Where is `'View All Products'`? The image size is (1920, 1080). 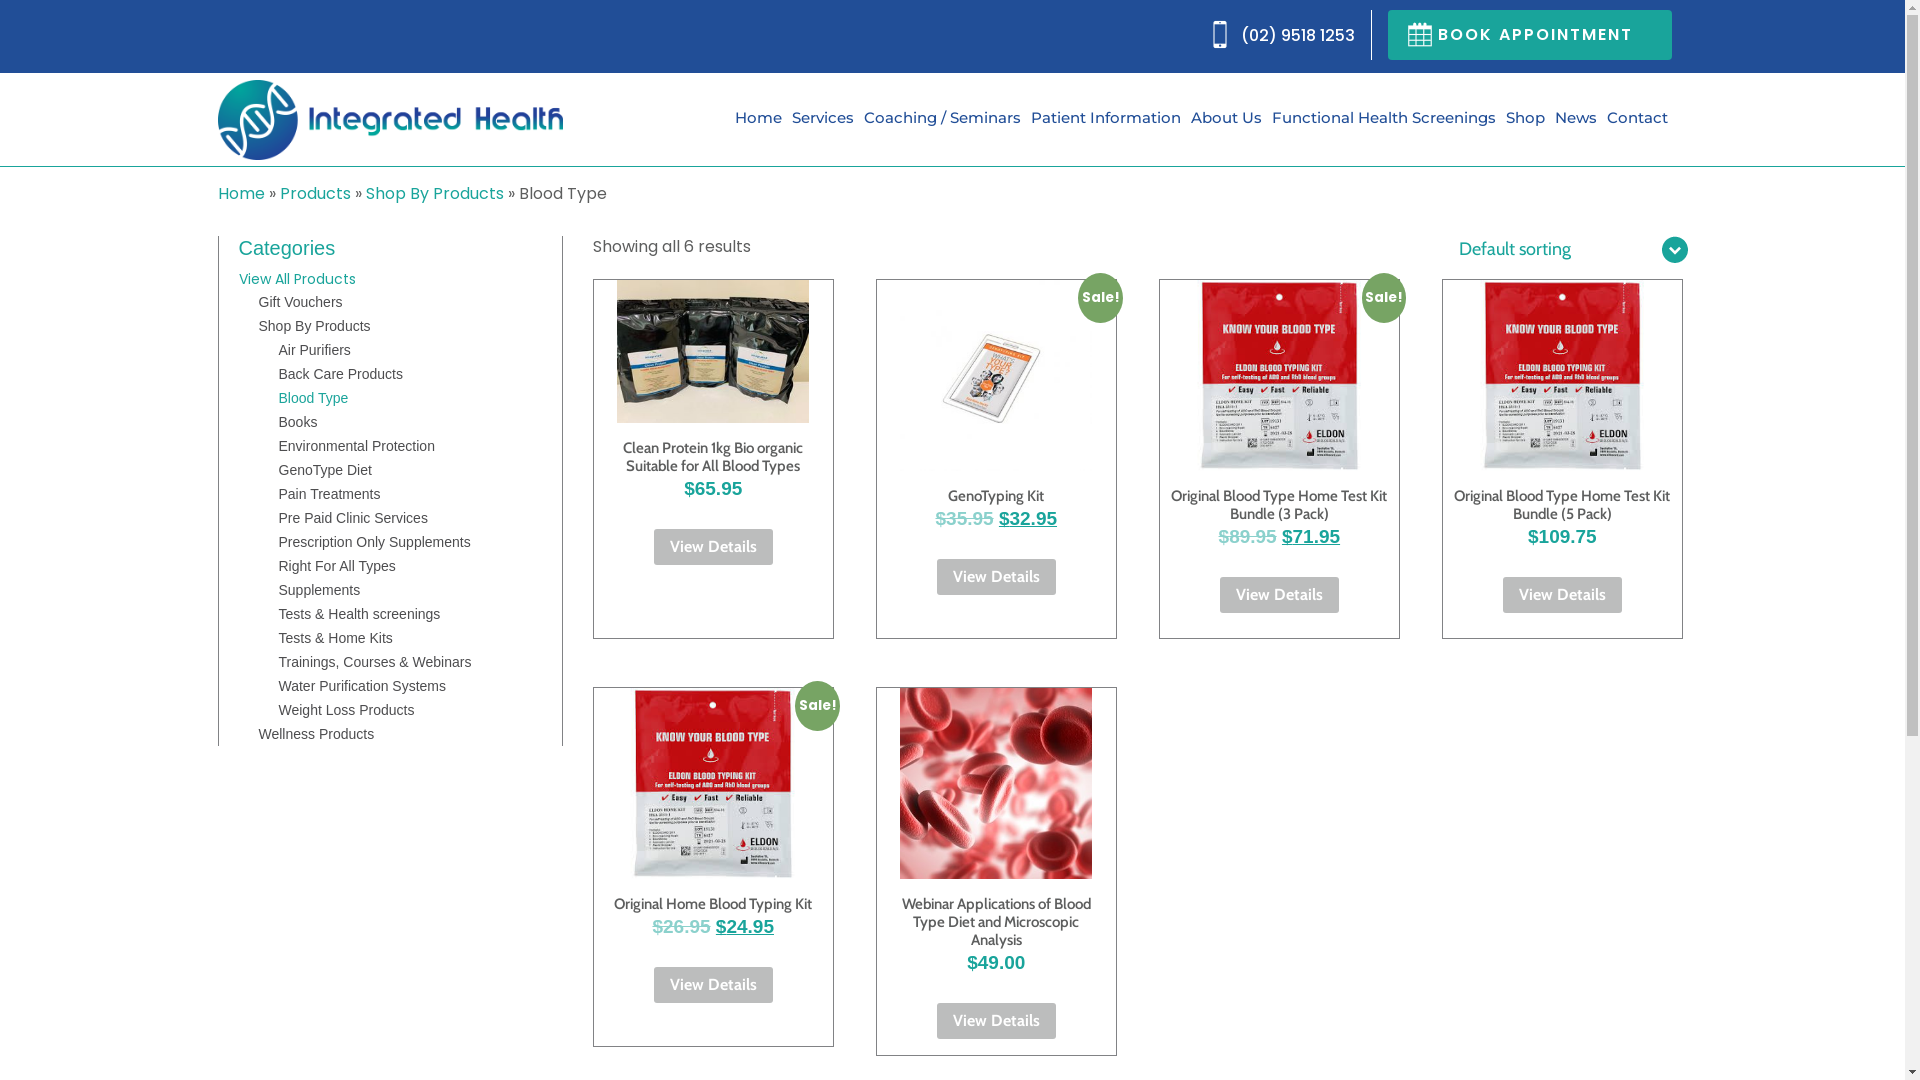 'View All Products' is located at coordinates (238, 278).